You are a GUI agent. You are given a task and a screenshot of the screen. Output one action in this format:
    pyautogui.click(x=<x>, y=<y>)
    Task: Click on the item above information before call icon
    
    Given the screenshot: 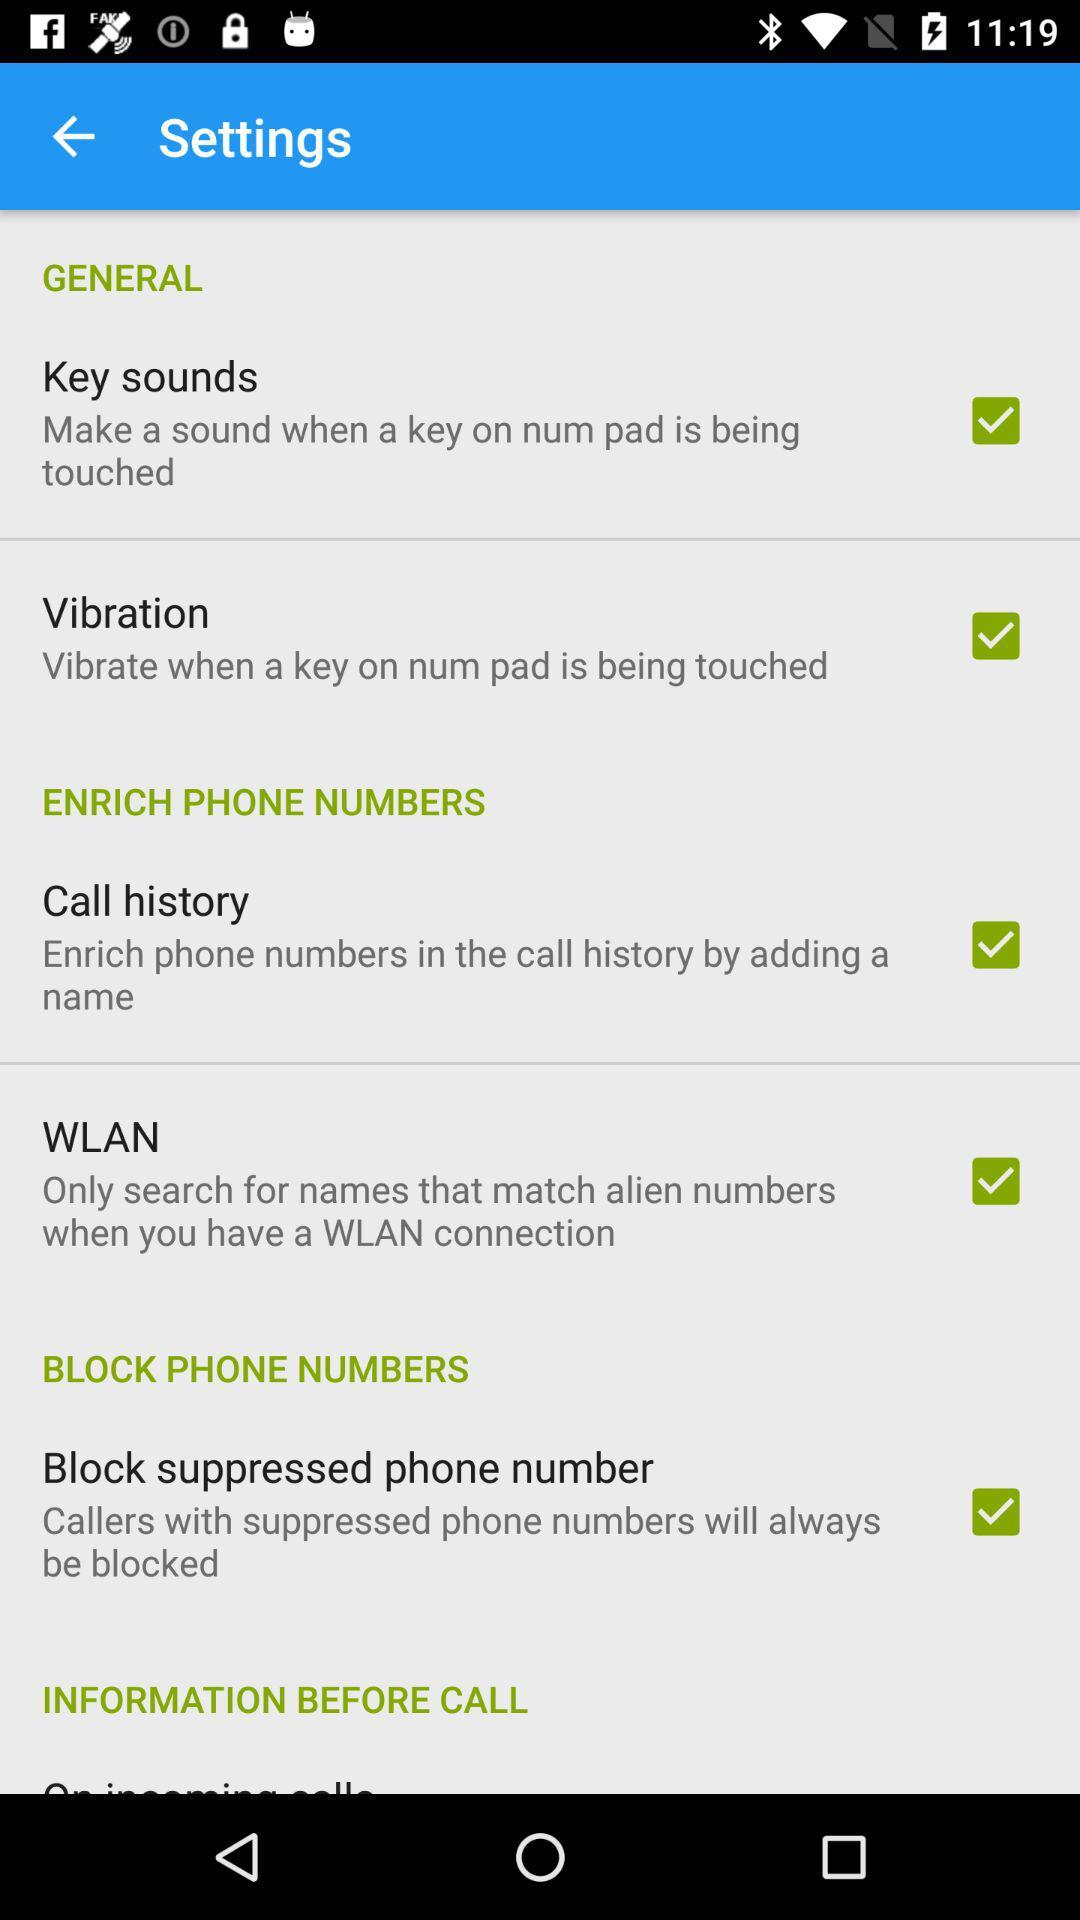 What is the action you would take?
    pyautogui.click(x=477, y=1539)
    